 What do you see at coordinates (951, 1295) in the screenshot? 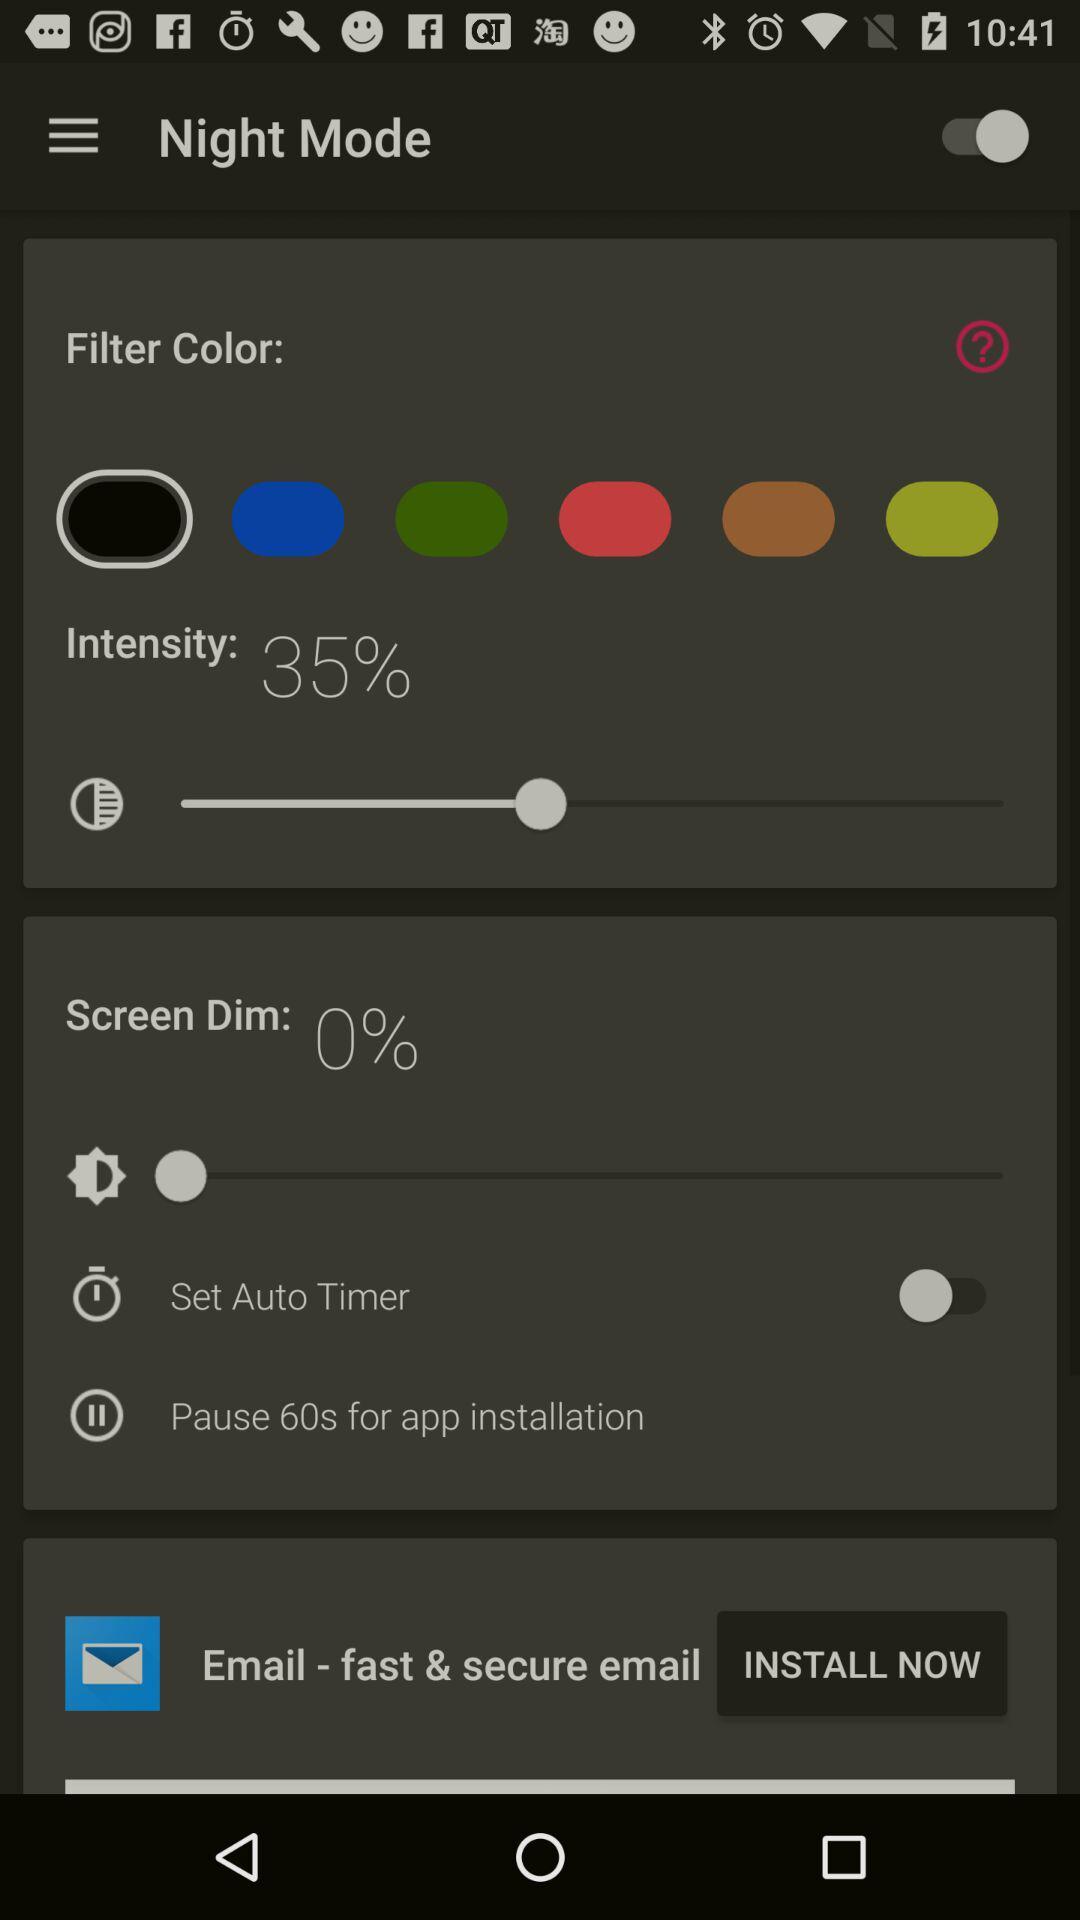
I see `auto timer` at bounding box center [951, 1295].